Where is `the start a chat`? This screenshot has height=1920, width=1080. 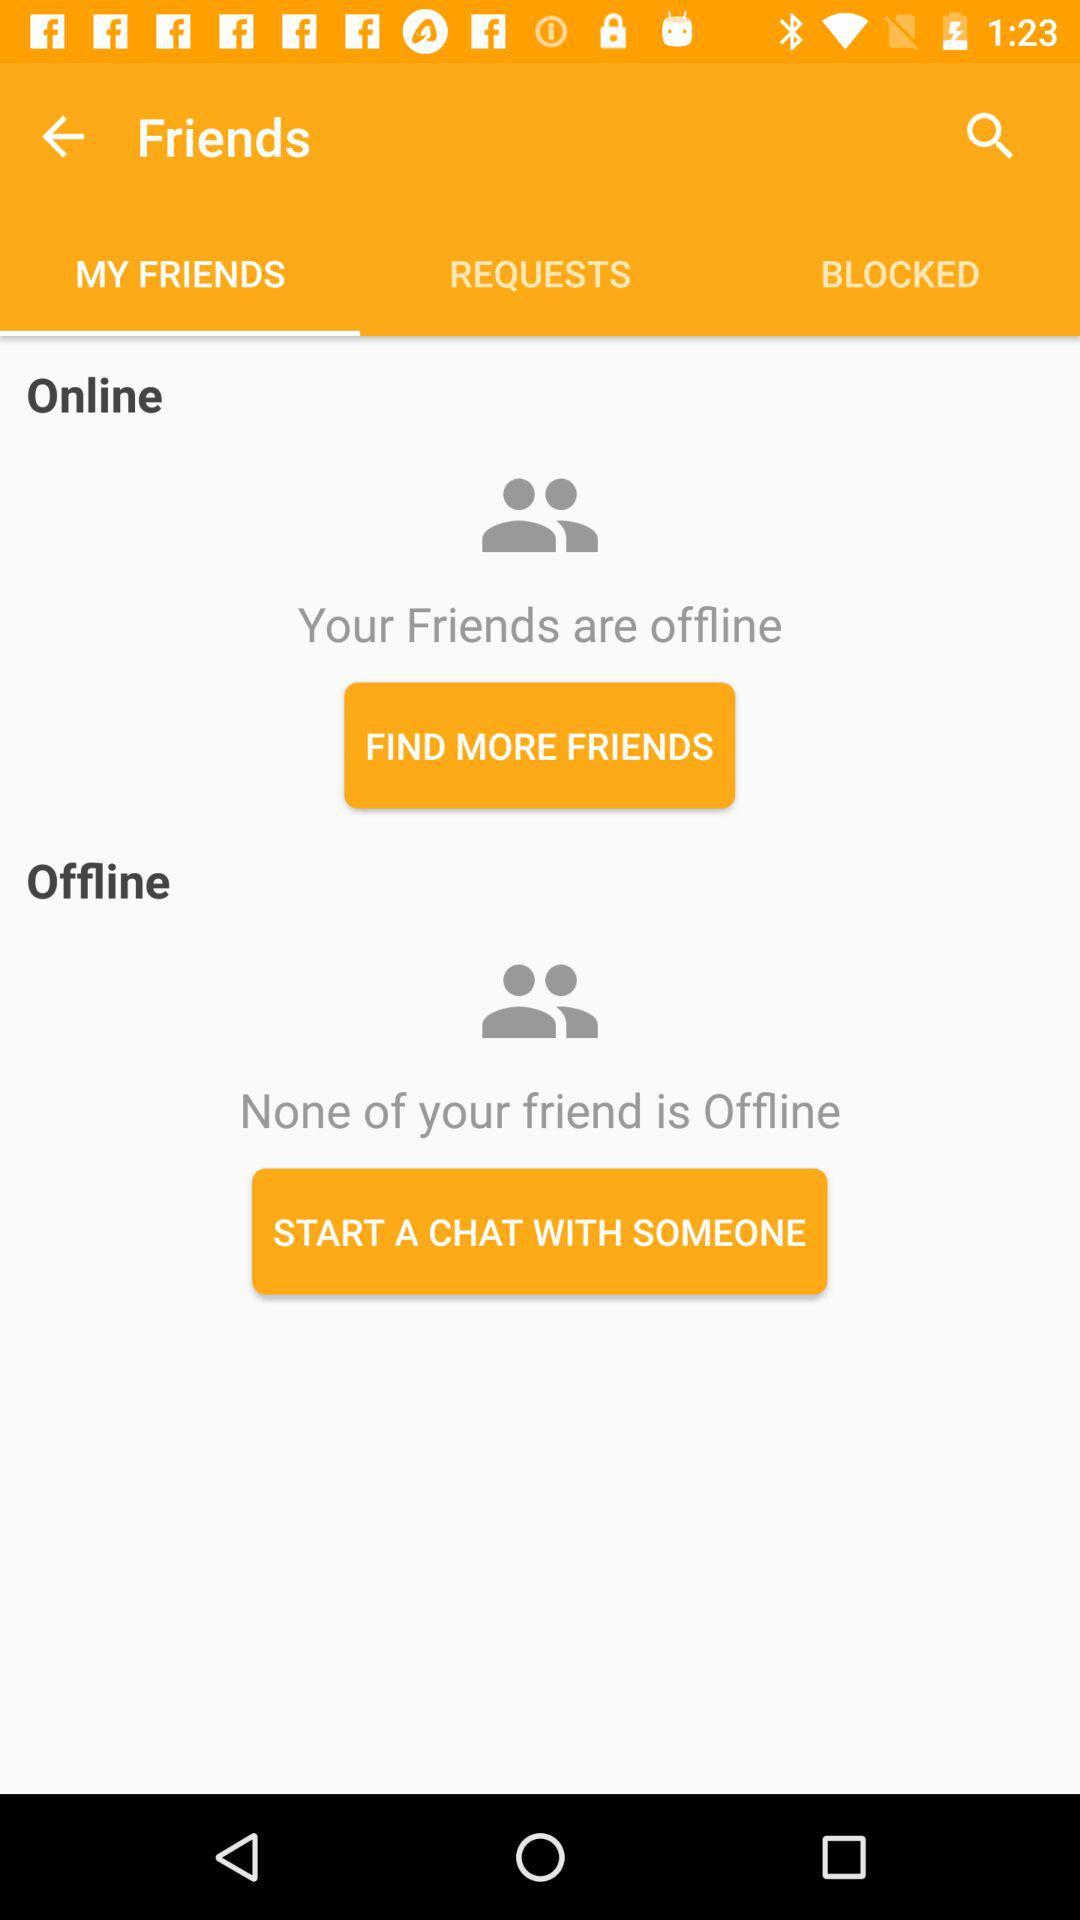 the start a chat is located at coordinates (538, 1230).